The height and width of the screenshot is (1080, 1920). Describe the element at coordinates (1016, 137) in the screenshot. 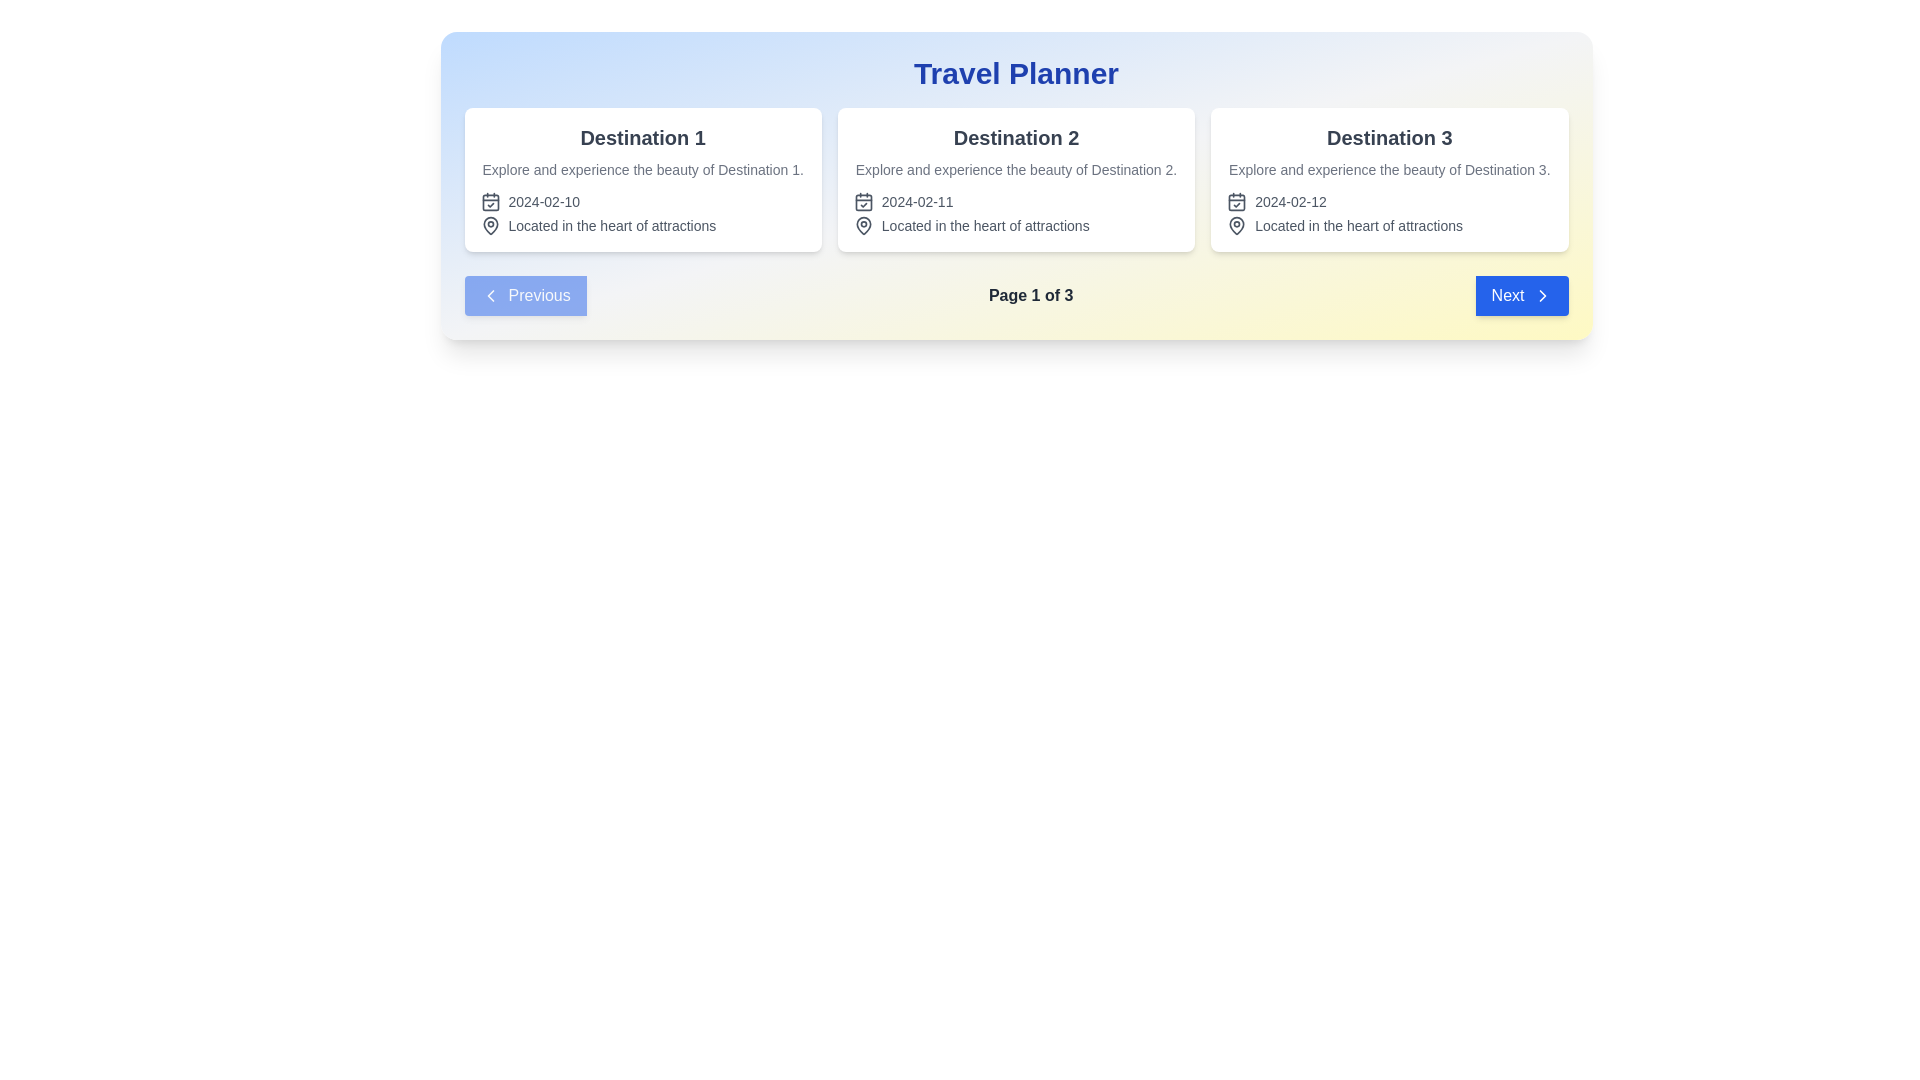

I see `the text label displaying 'Destination 2' in bold format, which is located at the top of the center card in a row of destination cards` at that location.